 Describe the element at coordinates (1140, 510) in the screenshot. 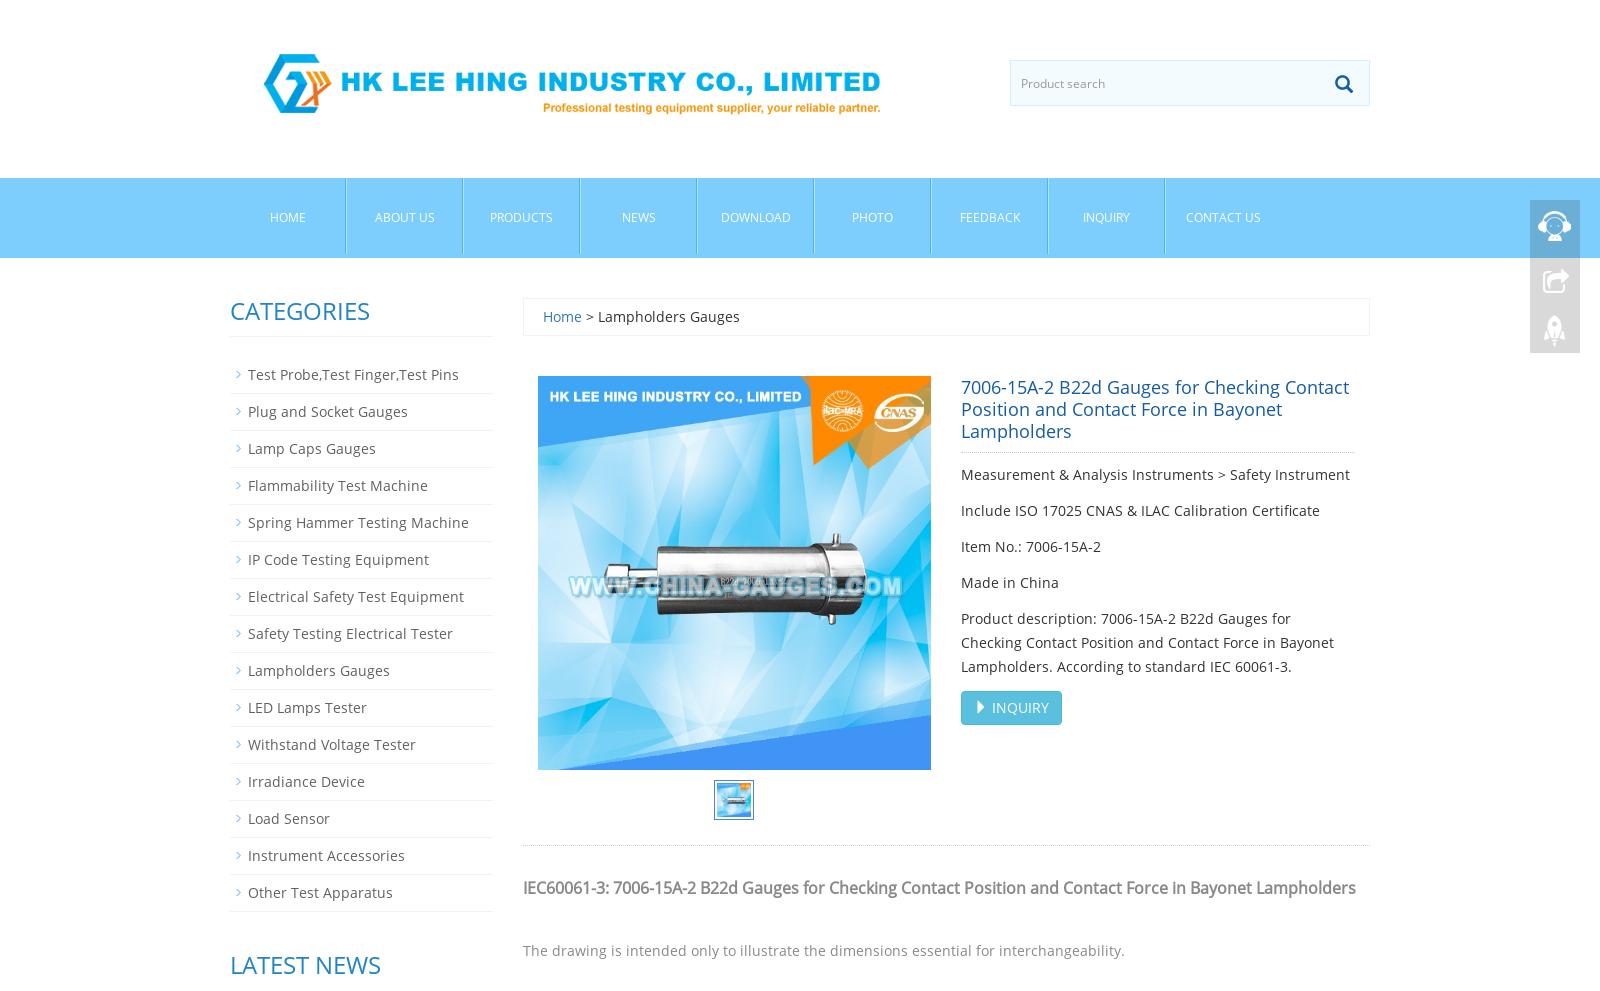

I see `'Include ISO 17025 CNAS & ILAC Calibration Certificate'` at that location.